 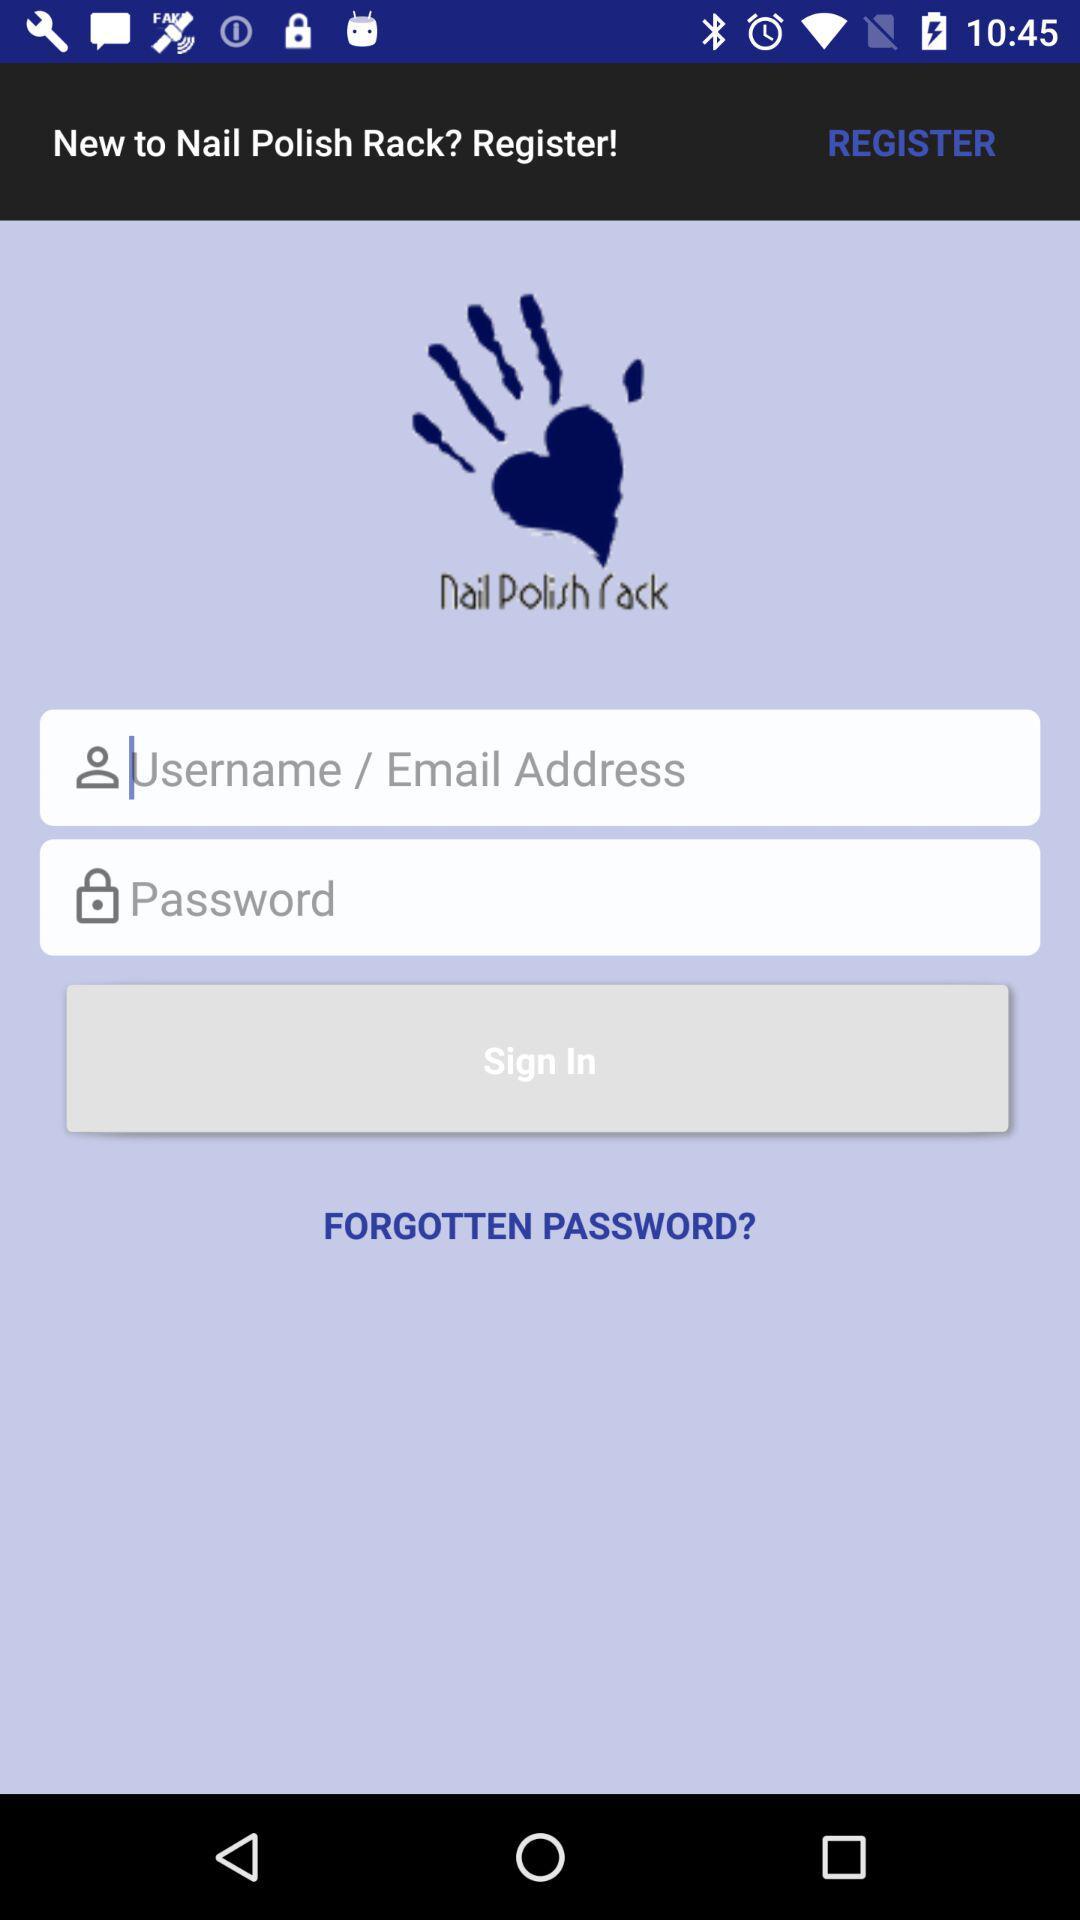 What do you see at coordinates (540, 766) in the screenshot?
I see `username or e-mail field` at bounding box center [540, 766].